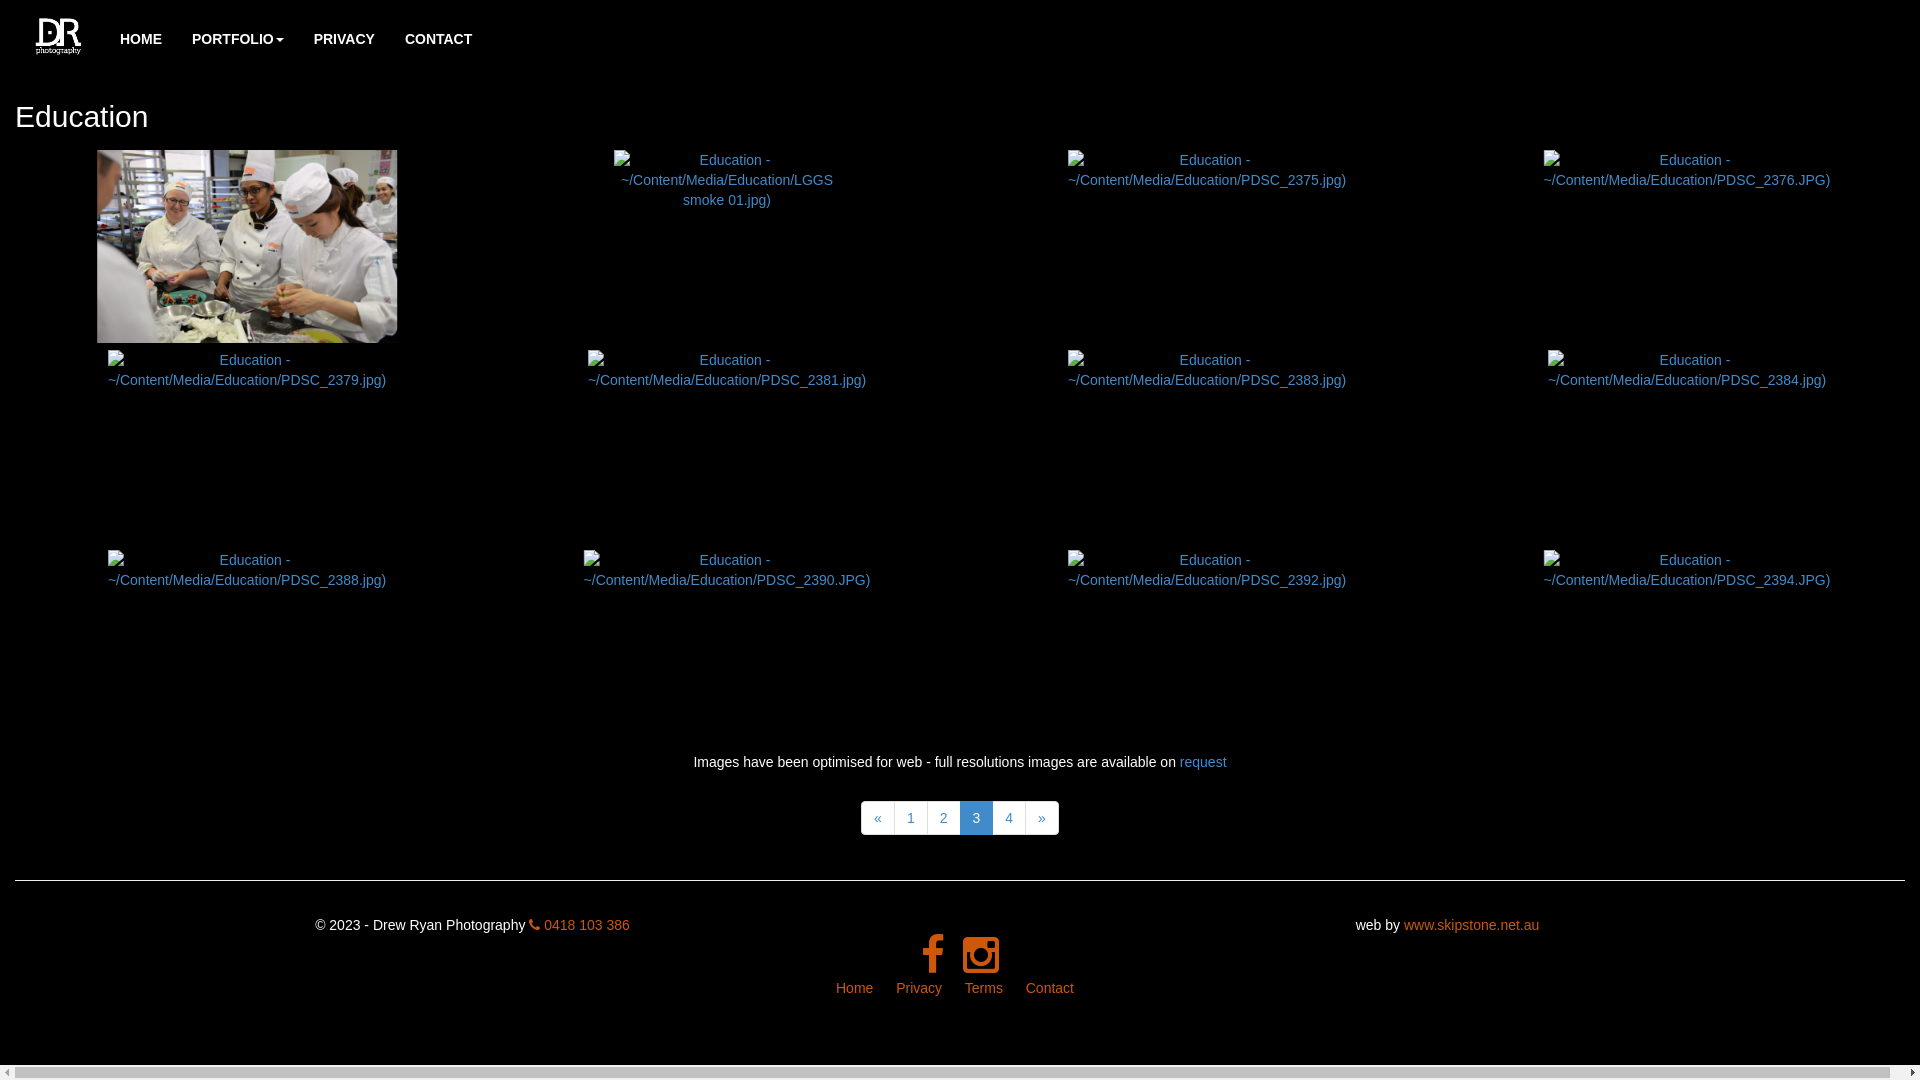 This screenshot has height=1080, width=1920. What do you see at coordinates (437, 38) in the screenshot?
I see `'CONTACT'` at bounding box center [437, 38].